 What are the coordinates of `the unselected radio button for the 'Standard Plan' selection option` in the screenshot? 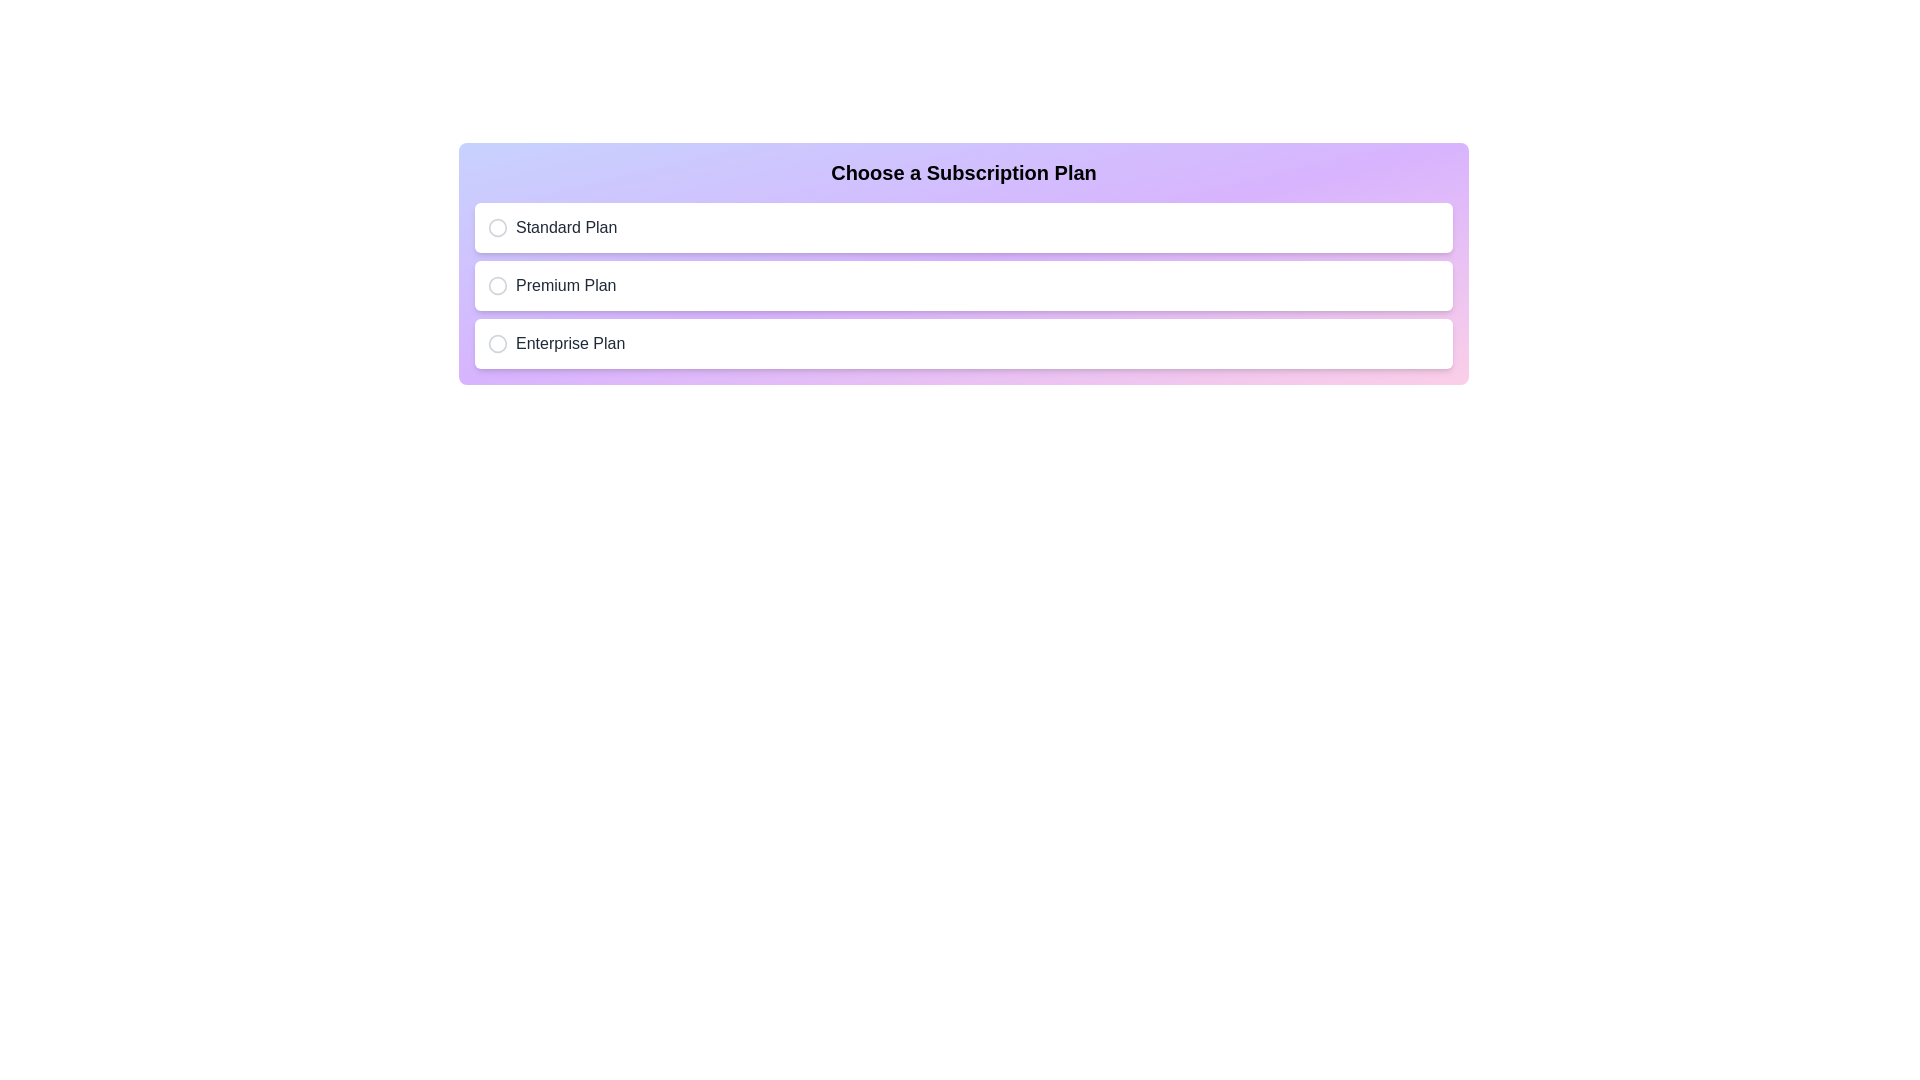 It's located at (498, 226).